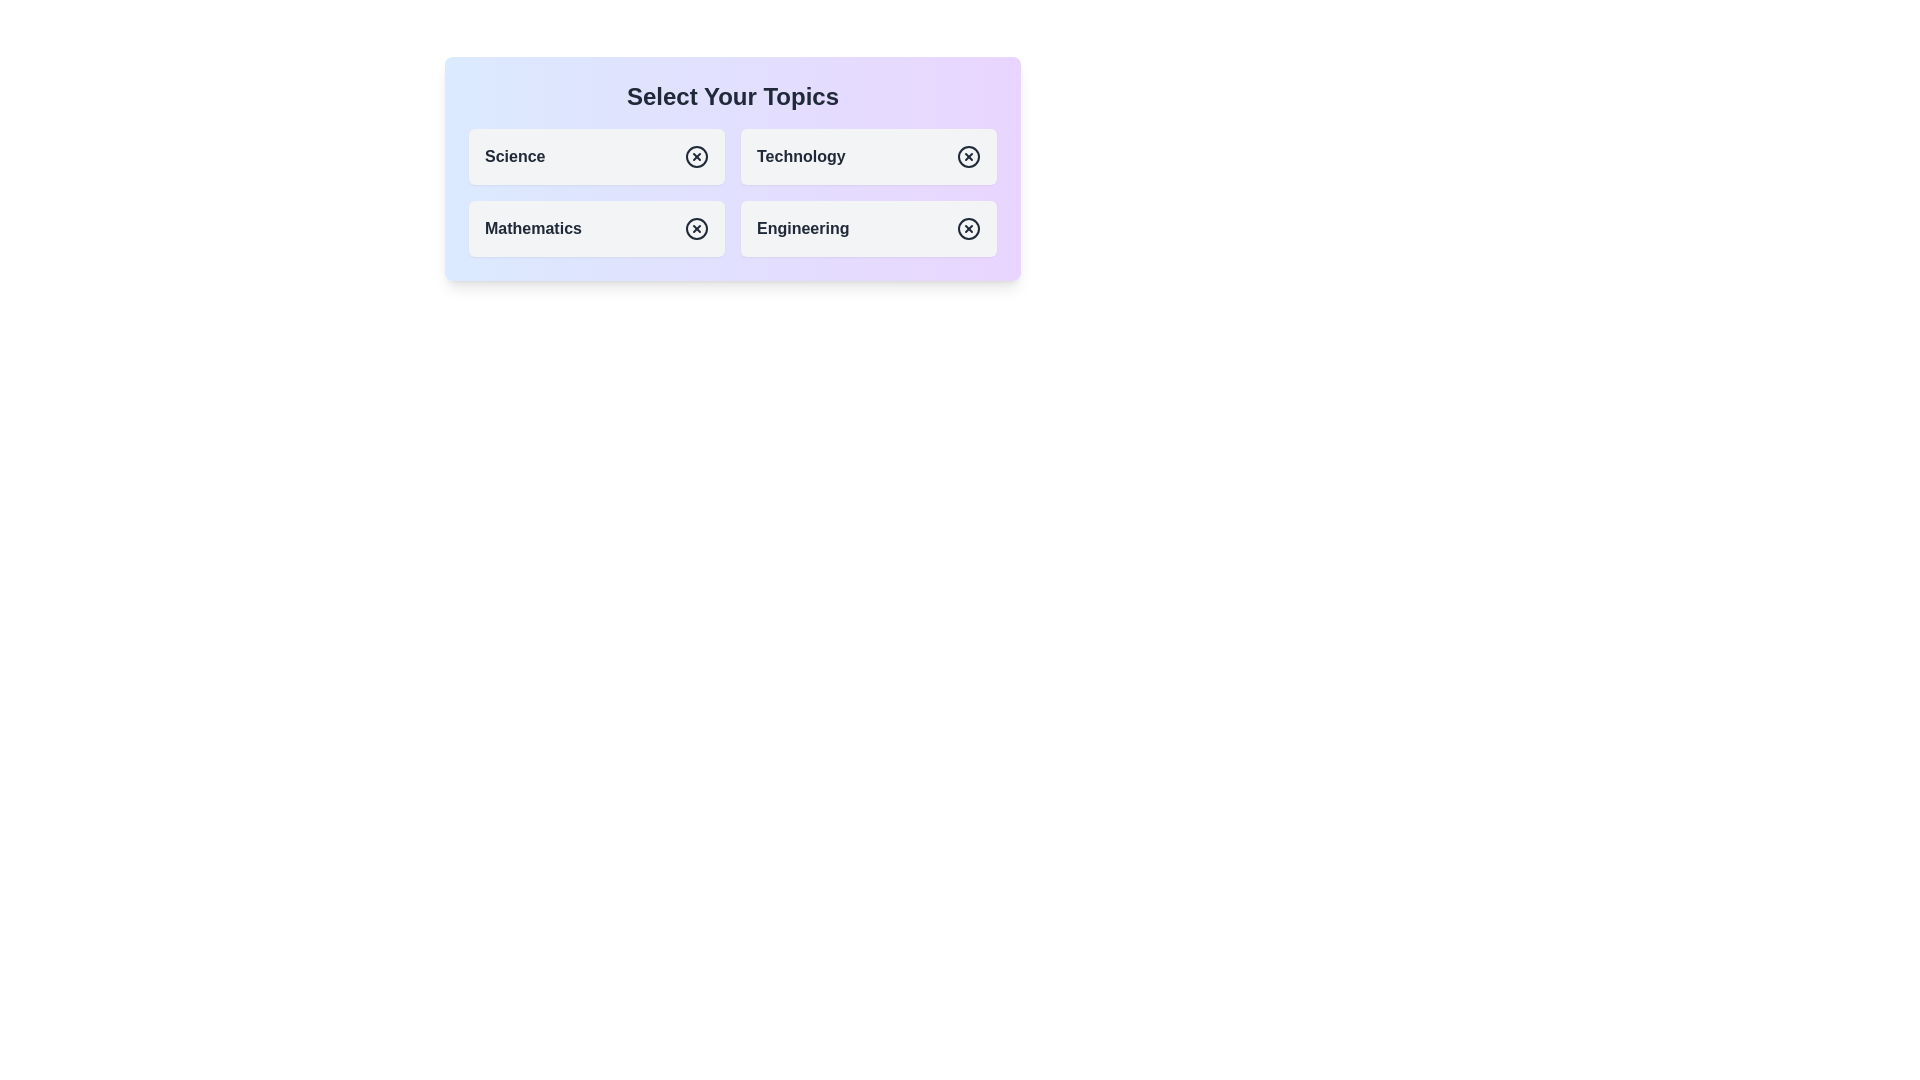 The height and width of the screenshot is (1080, 1920). What do you see at coordinates (595, 227) in the screenshot?
I see `the topic Mathematics by clicking on it` at bounding box center [595, 227].